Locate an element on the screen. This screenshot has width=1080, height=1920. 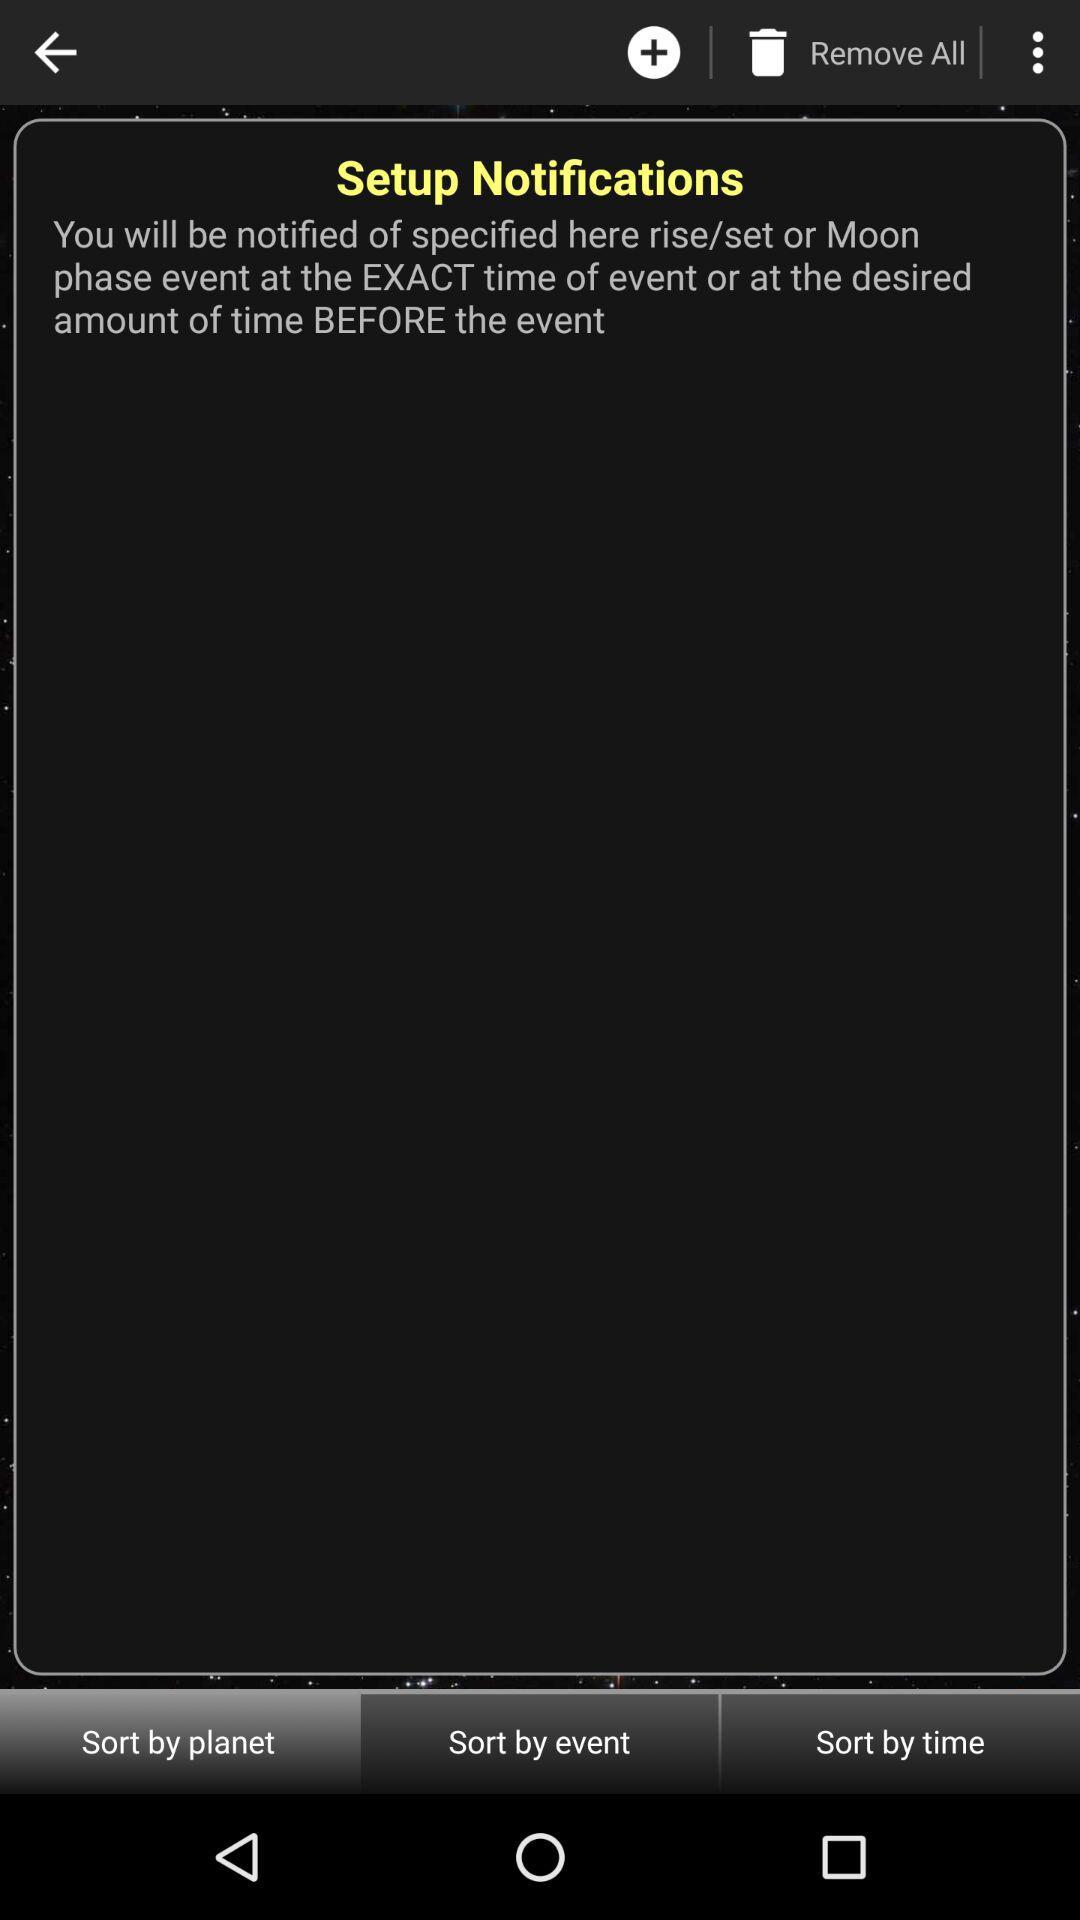
the arrow_backward icon is located at coordinates (54, 52).